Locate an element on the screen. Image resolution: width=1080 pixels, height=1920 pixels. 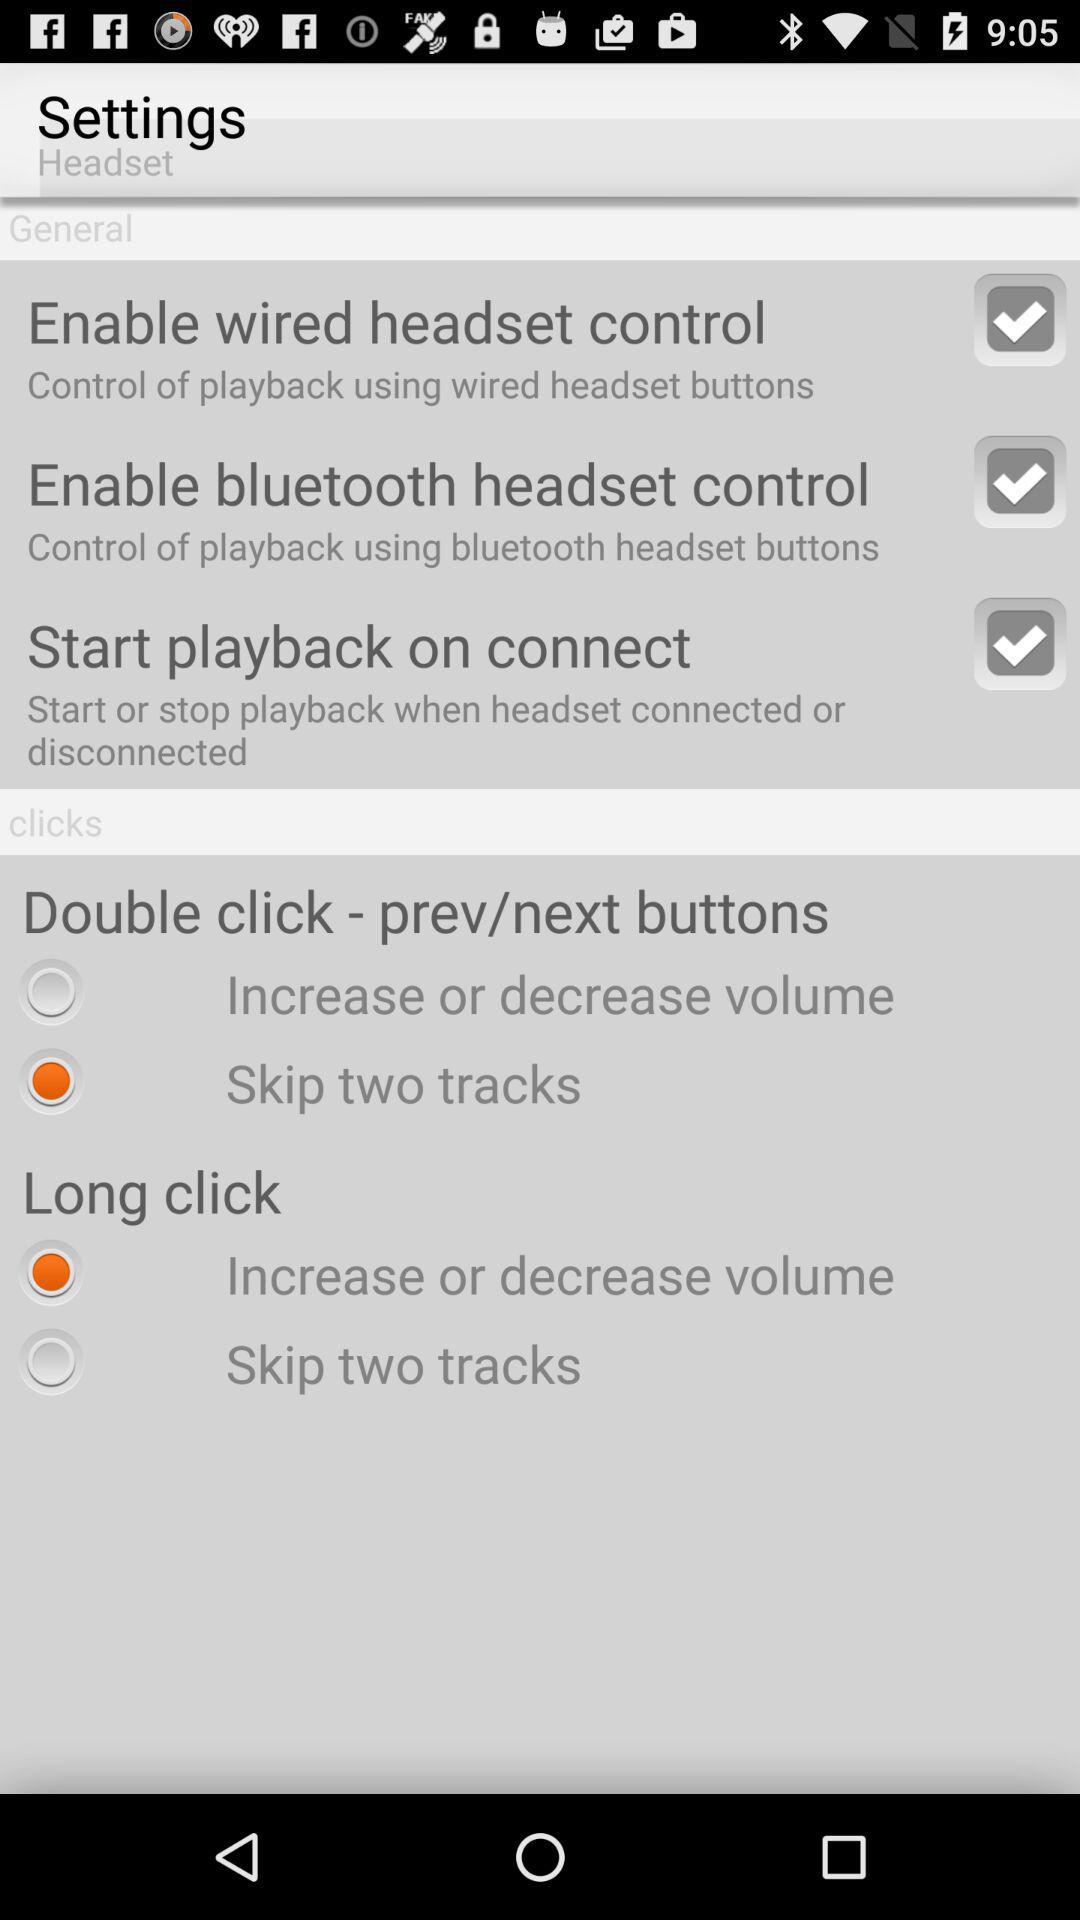
click enable is located at coordinates (1020, 318).